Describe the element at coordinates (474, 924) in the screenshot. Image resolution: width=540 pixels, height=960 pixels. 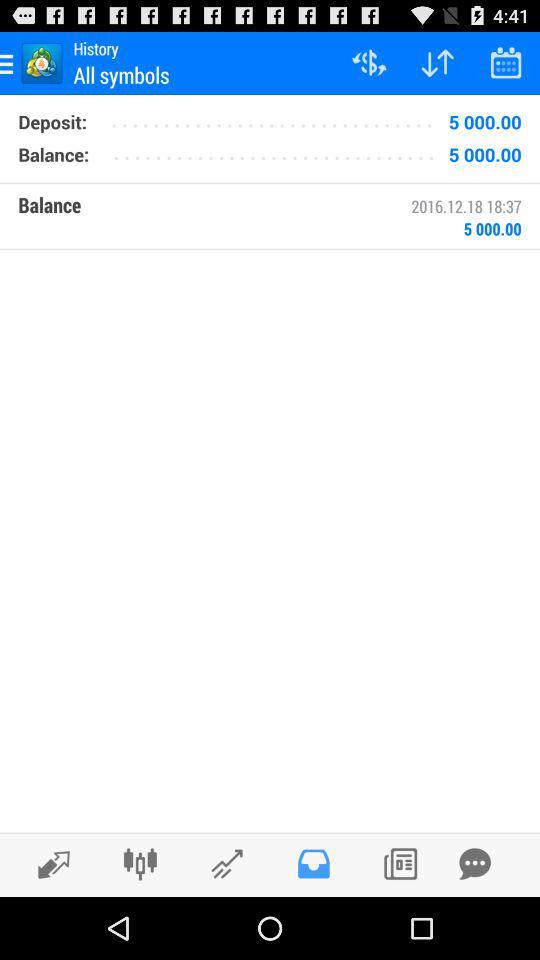
I see `the chat icon` at that location.